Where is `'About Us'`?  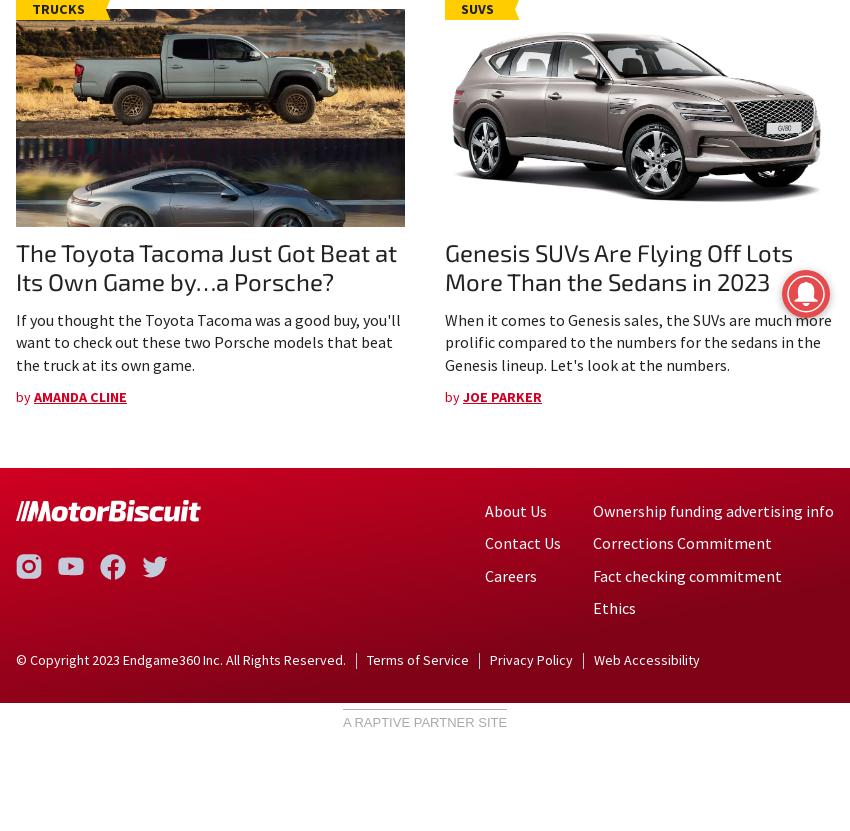 'About Us' is located at coordinates (514, 508).